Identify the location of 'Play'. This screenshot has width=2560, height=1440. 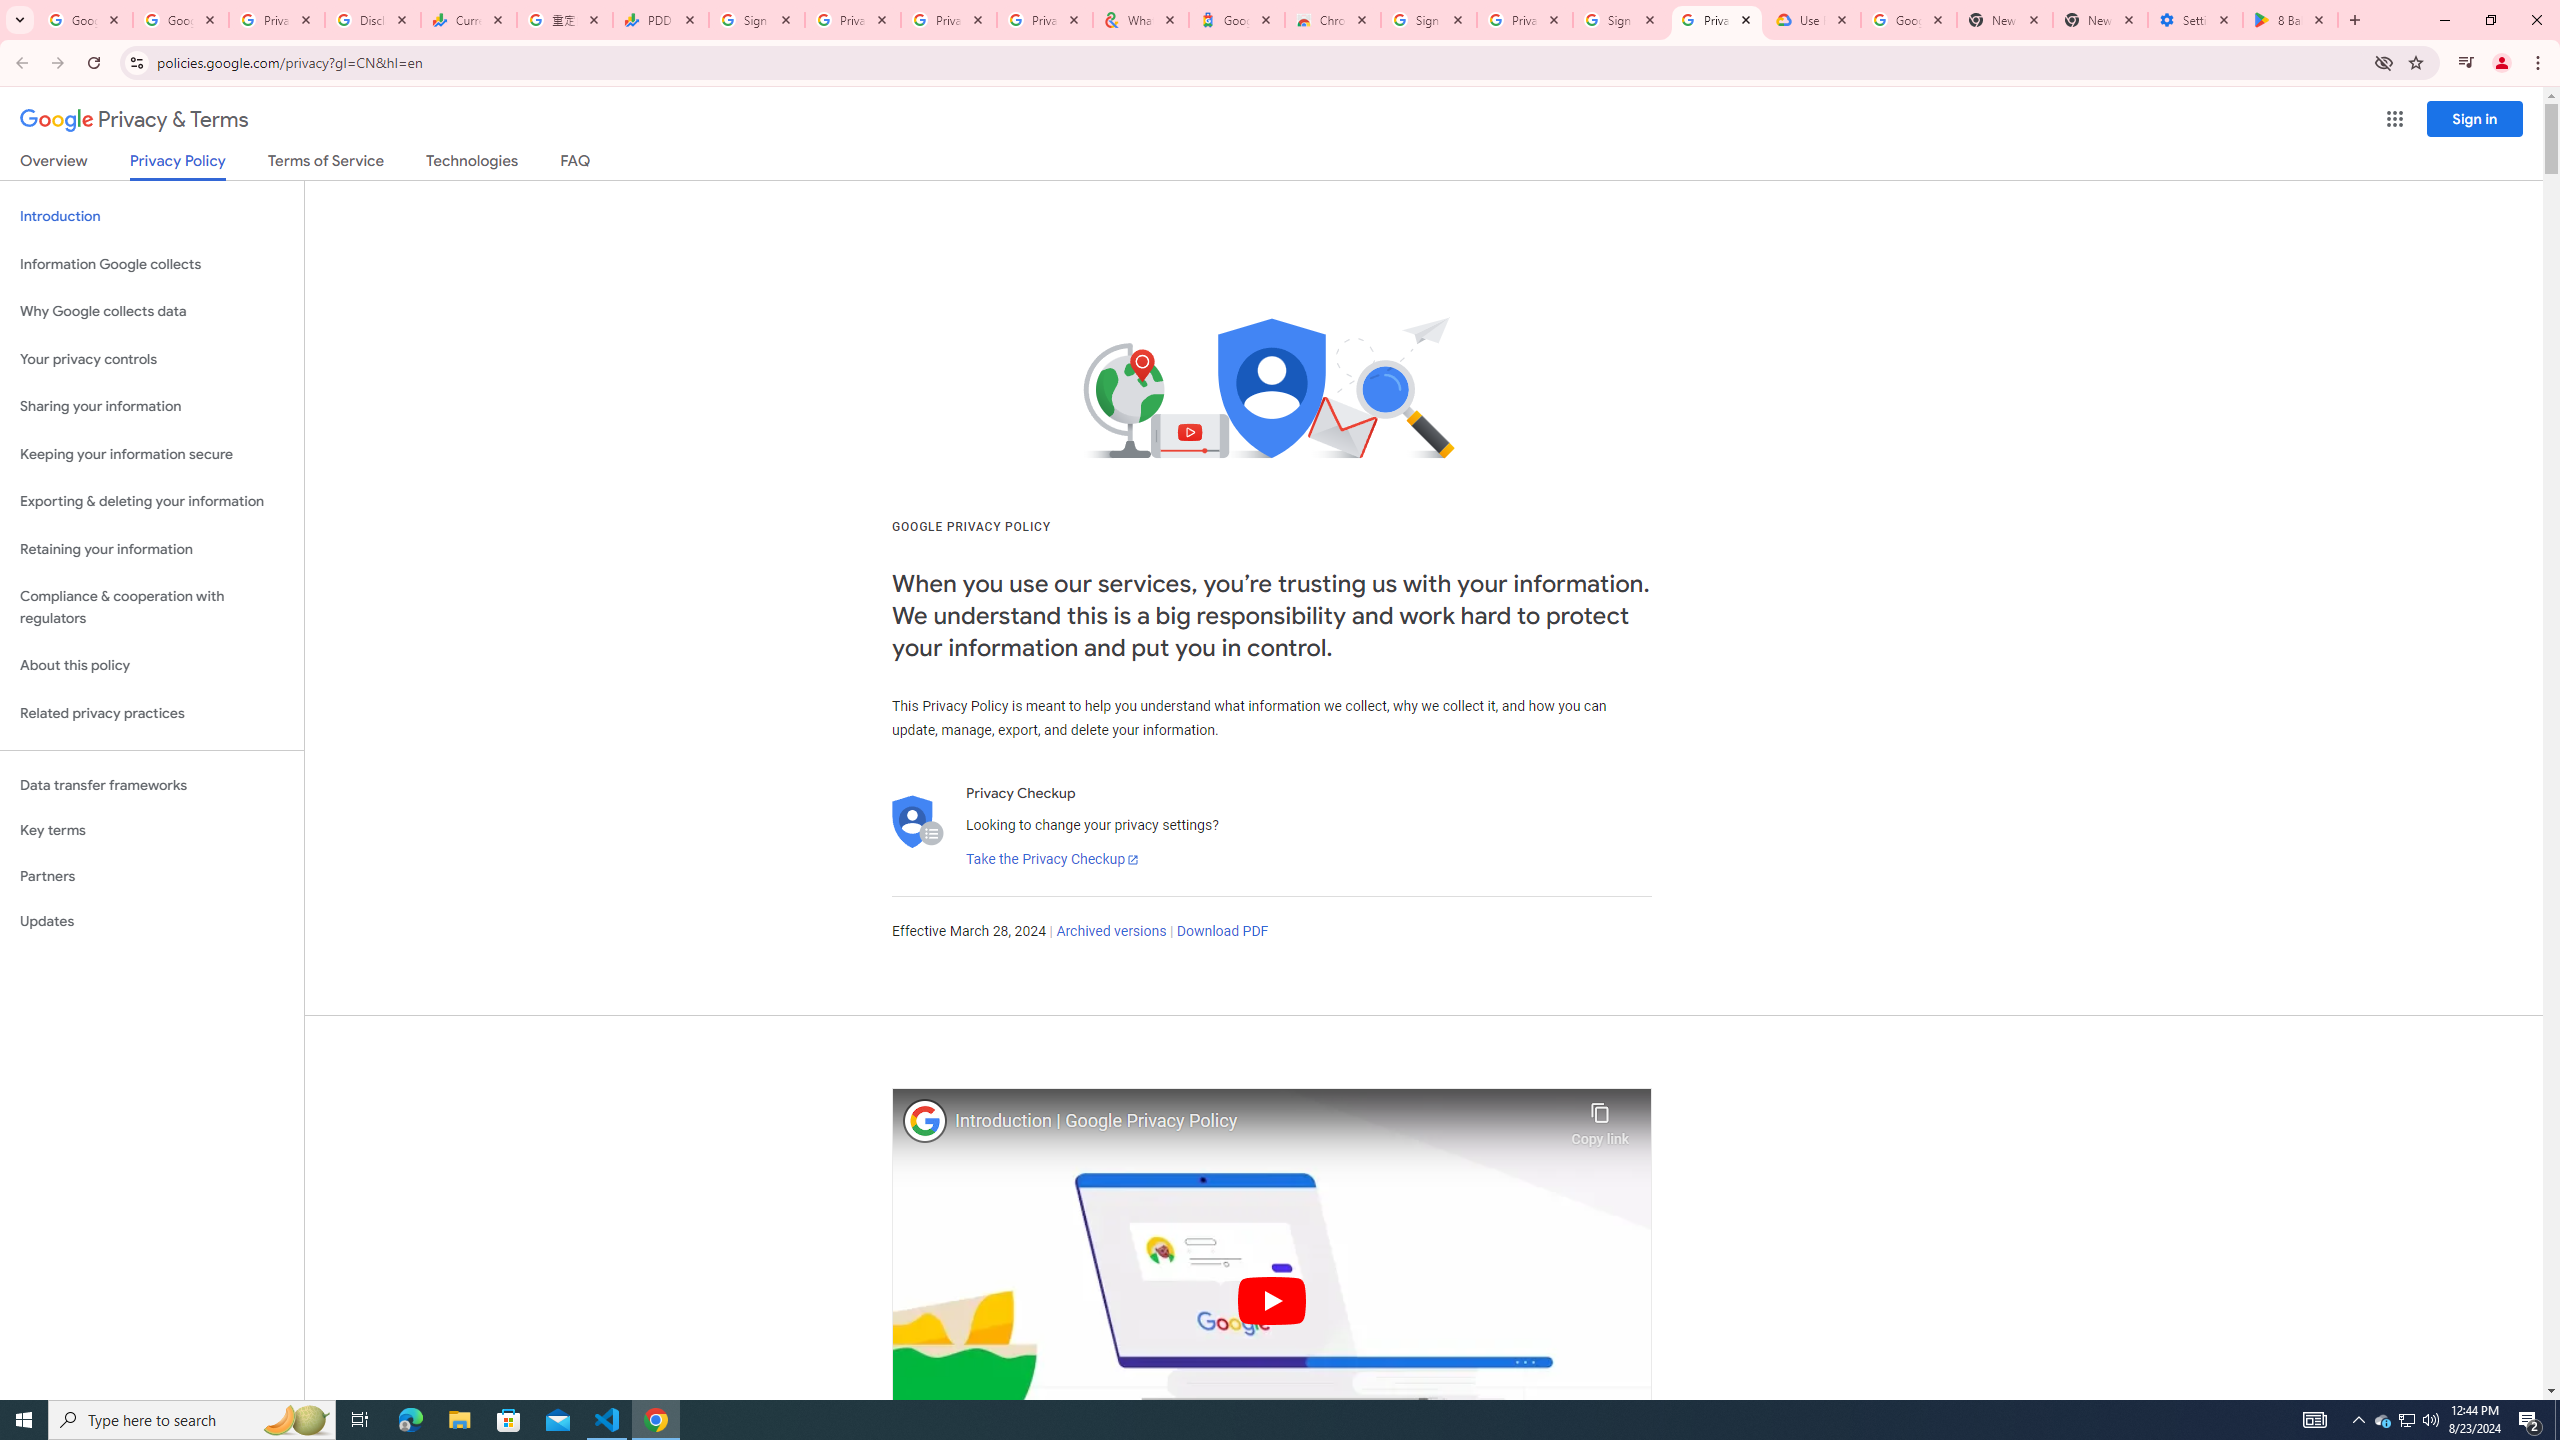
(1271, 1299).